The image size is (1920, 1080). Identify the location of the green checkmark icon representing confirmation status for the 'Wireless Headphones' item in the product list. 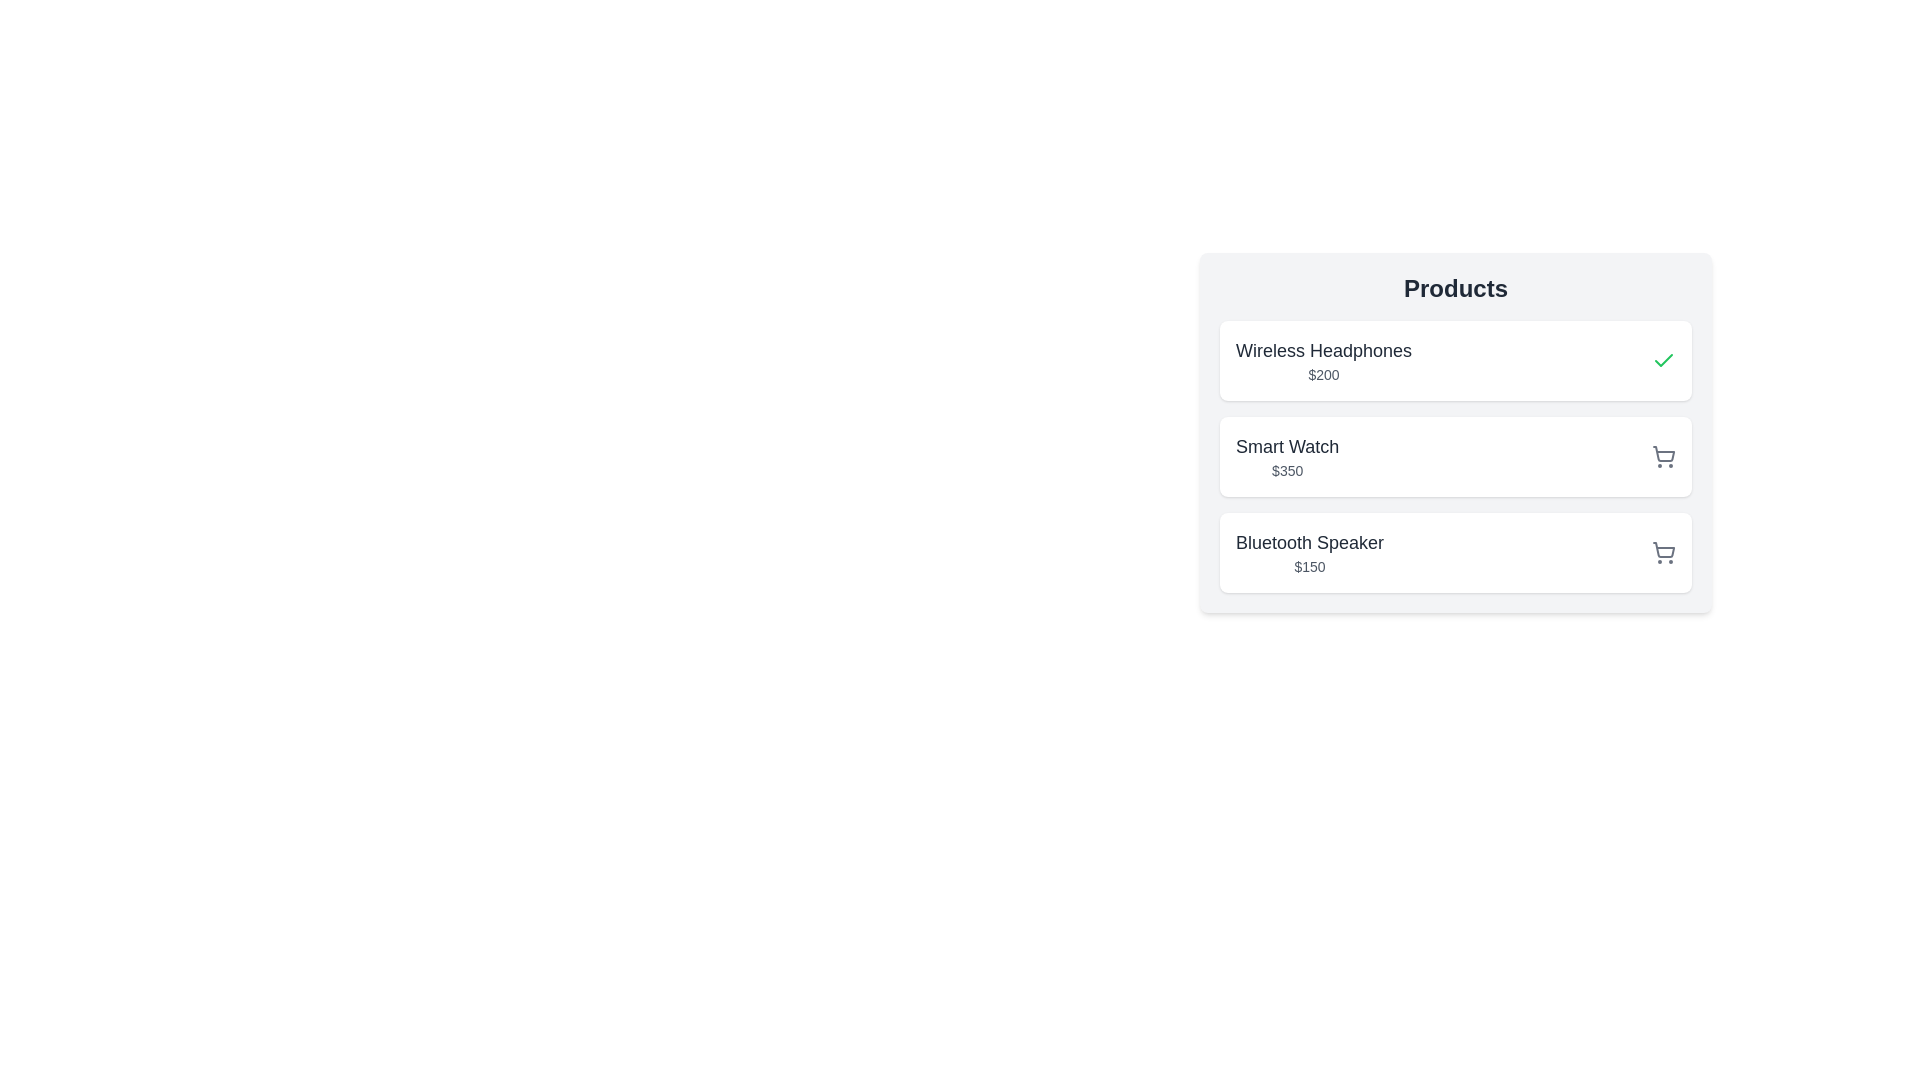
(1664, 358).